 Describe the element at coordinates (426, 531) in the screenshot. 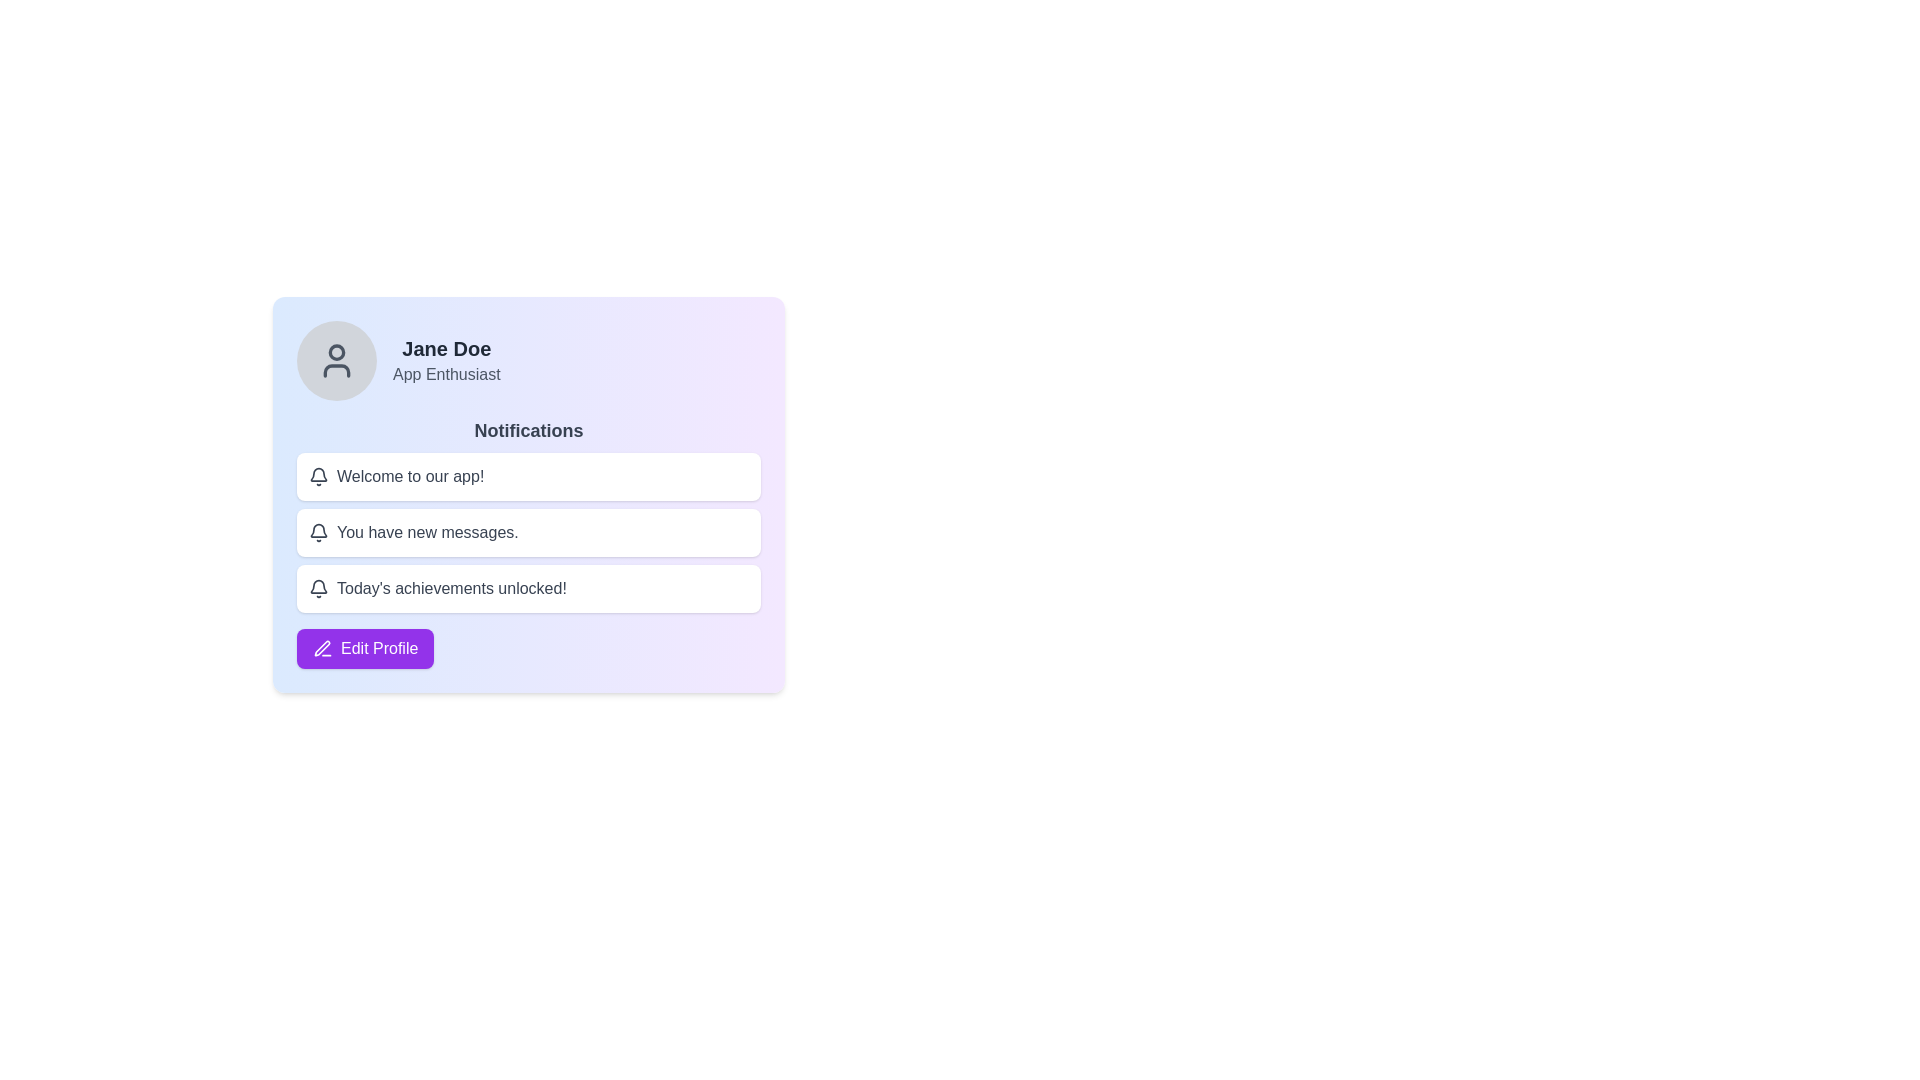

I see `the static text element displaying 'You have new messages.' which is centrally aligned within the notification component` at that location.